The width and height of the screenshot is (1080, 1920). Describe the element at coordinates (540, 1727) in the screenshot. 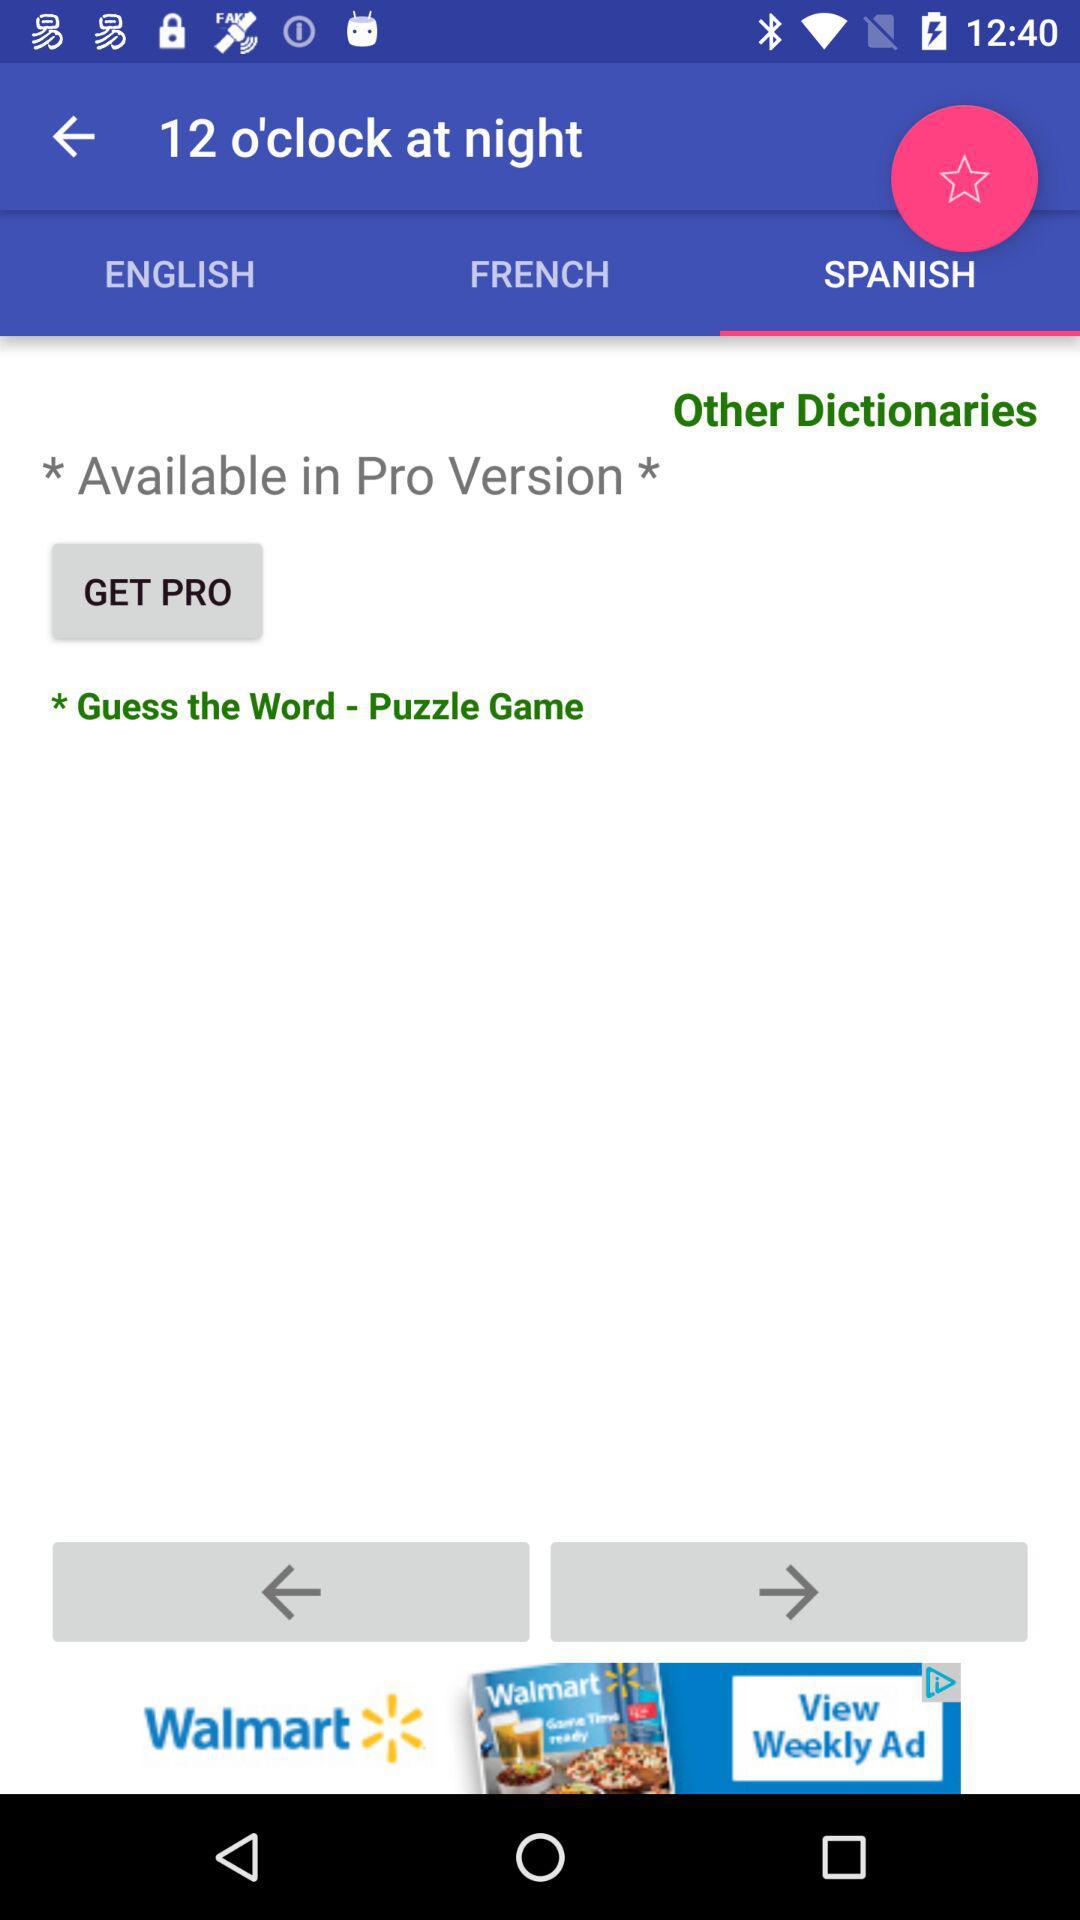

I see `advertisement website` at that location.